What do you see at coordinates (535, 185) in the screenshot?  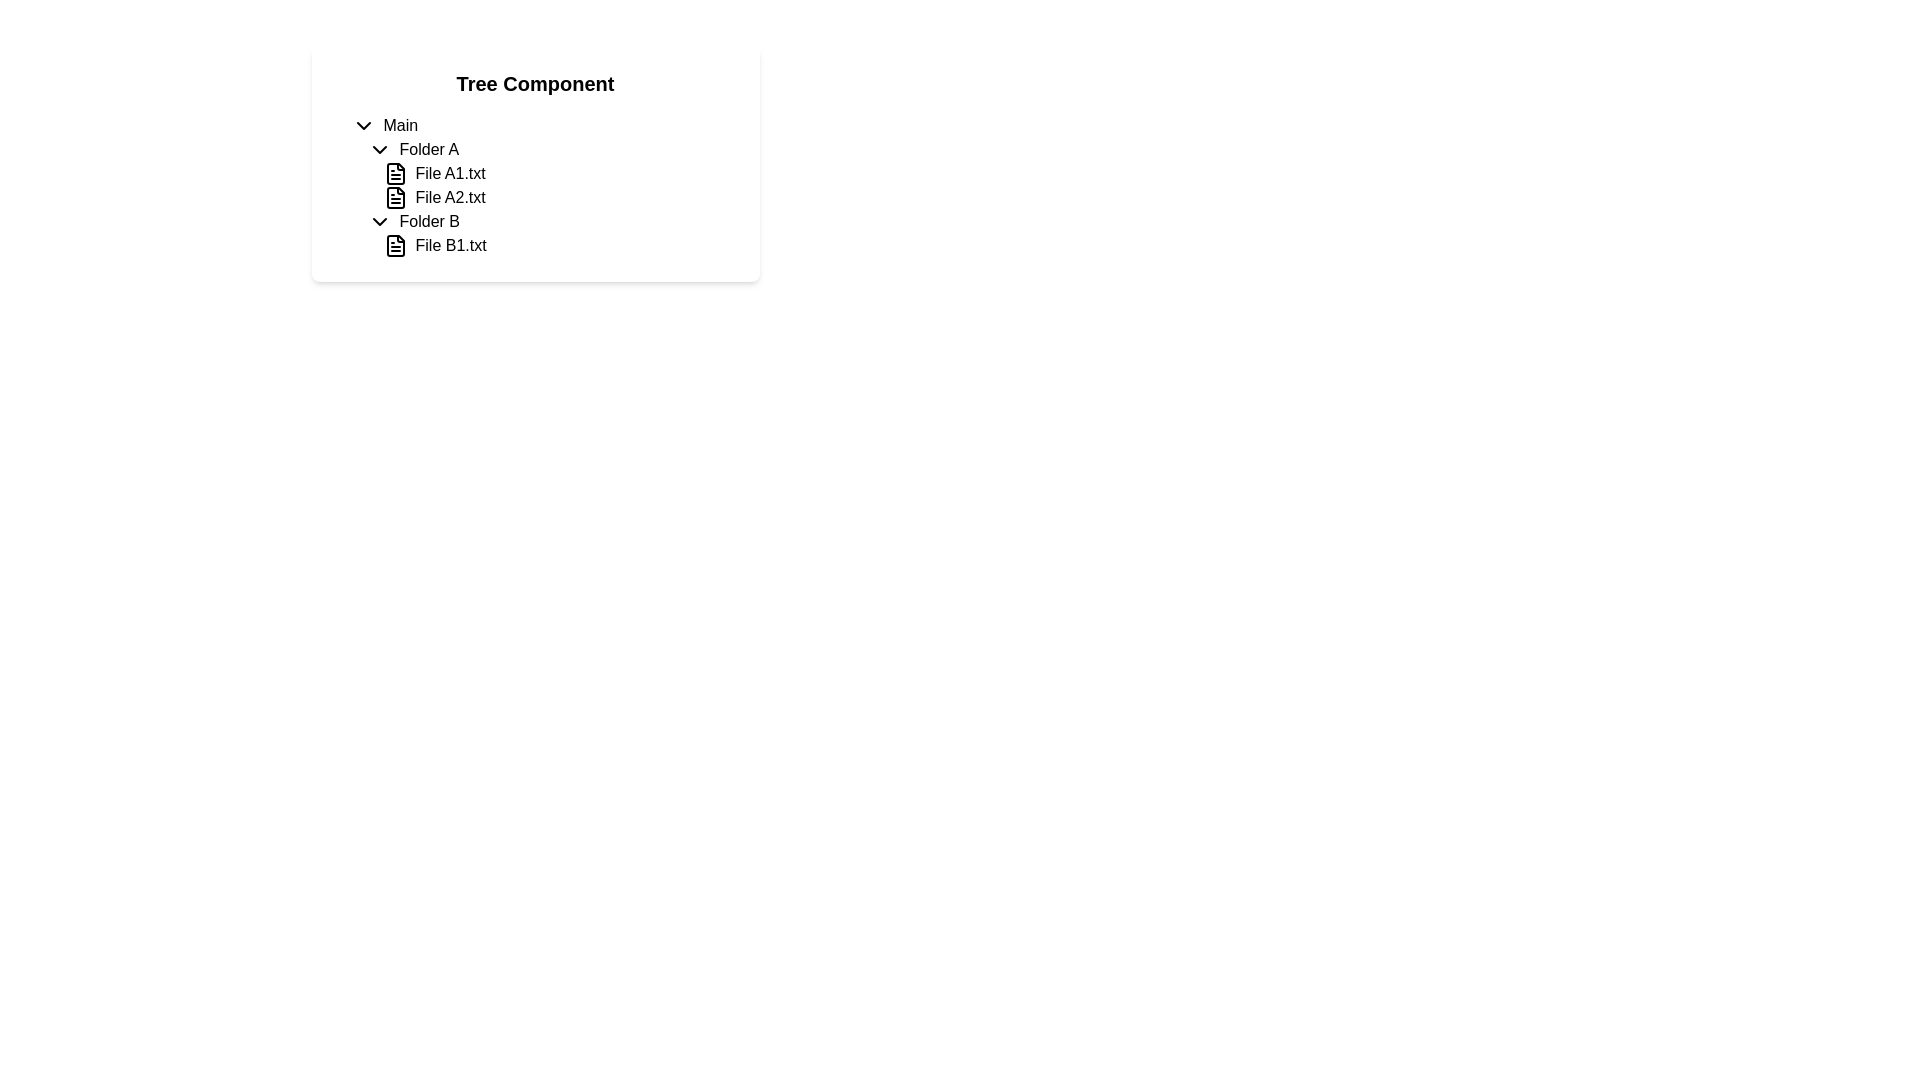 I see `the 'File A2.txt' entry in the tree-view, which is located under the 'Folder A' node in the 'Tree Component'` at bounding box center [535, 185].